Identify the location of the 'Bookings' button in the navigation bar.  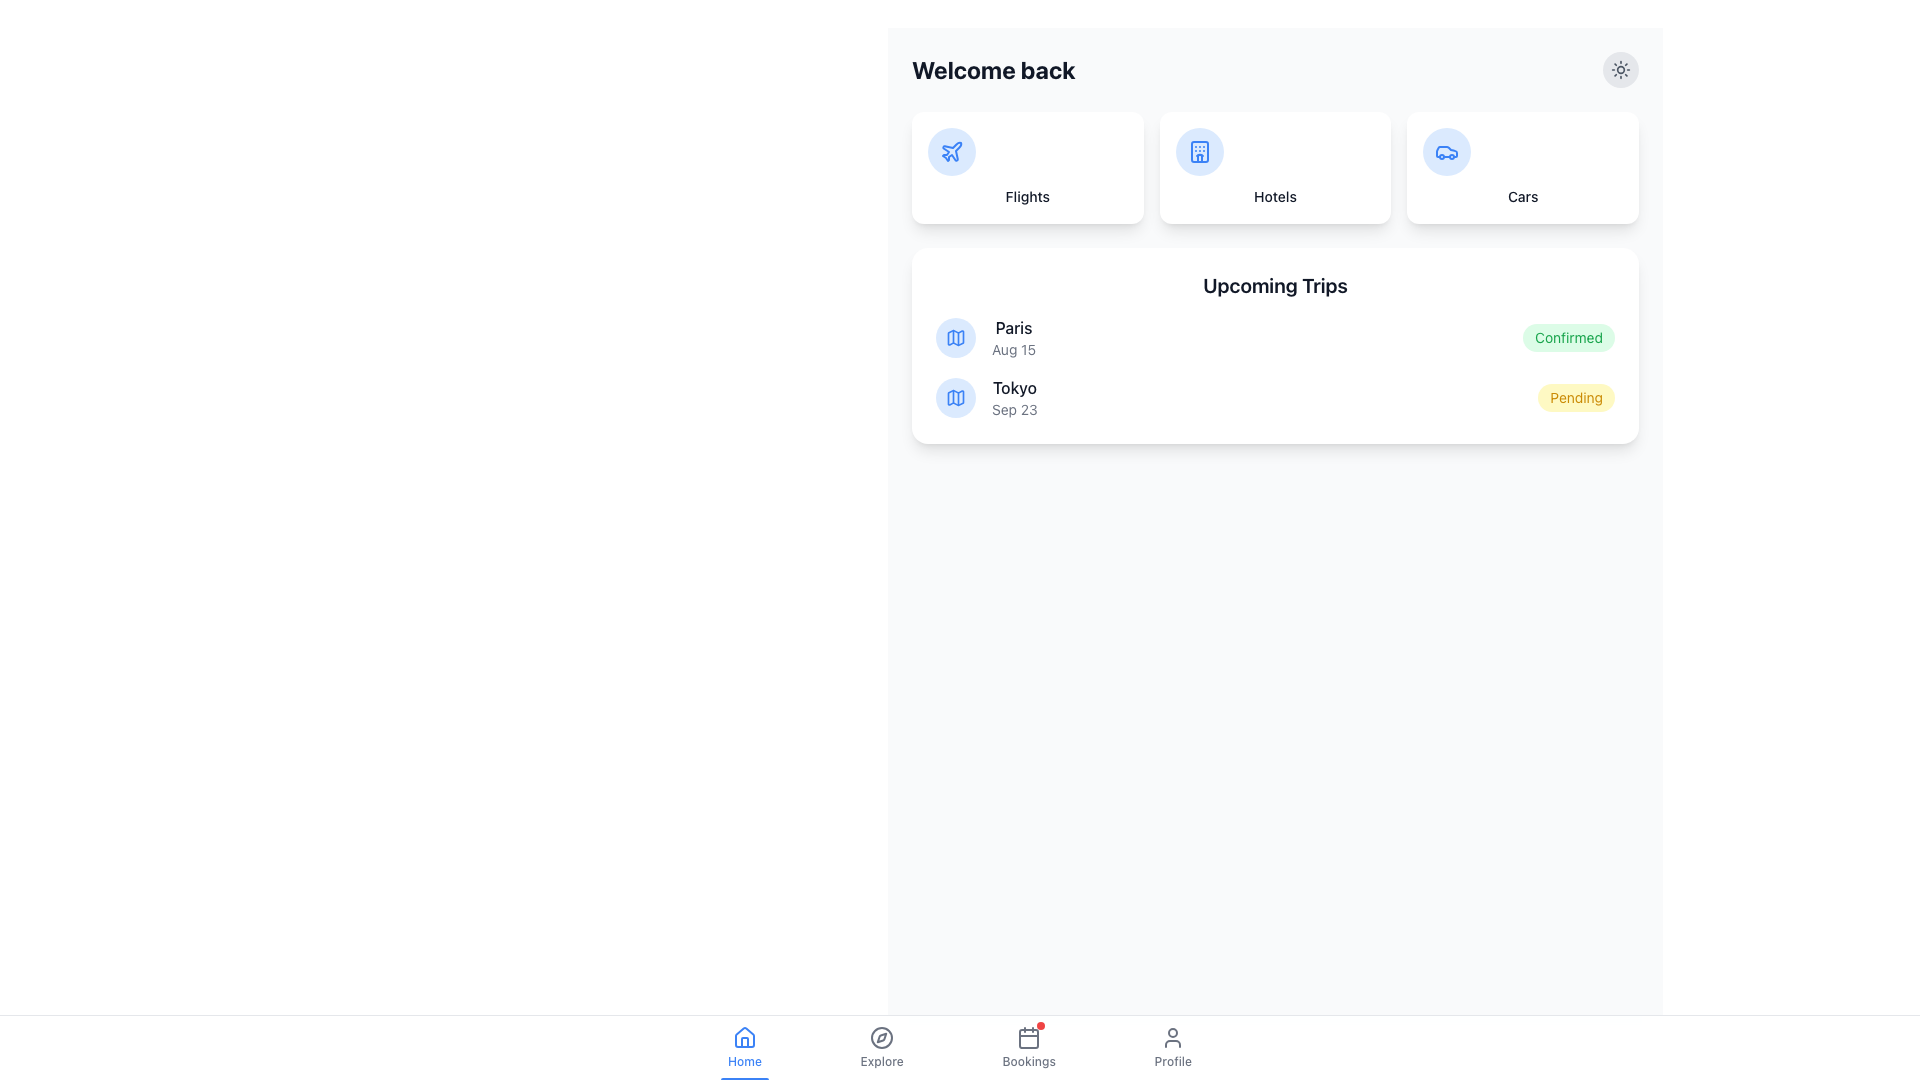
(1029, 1047).